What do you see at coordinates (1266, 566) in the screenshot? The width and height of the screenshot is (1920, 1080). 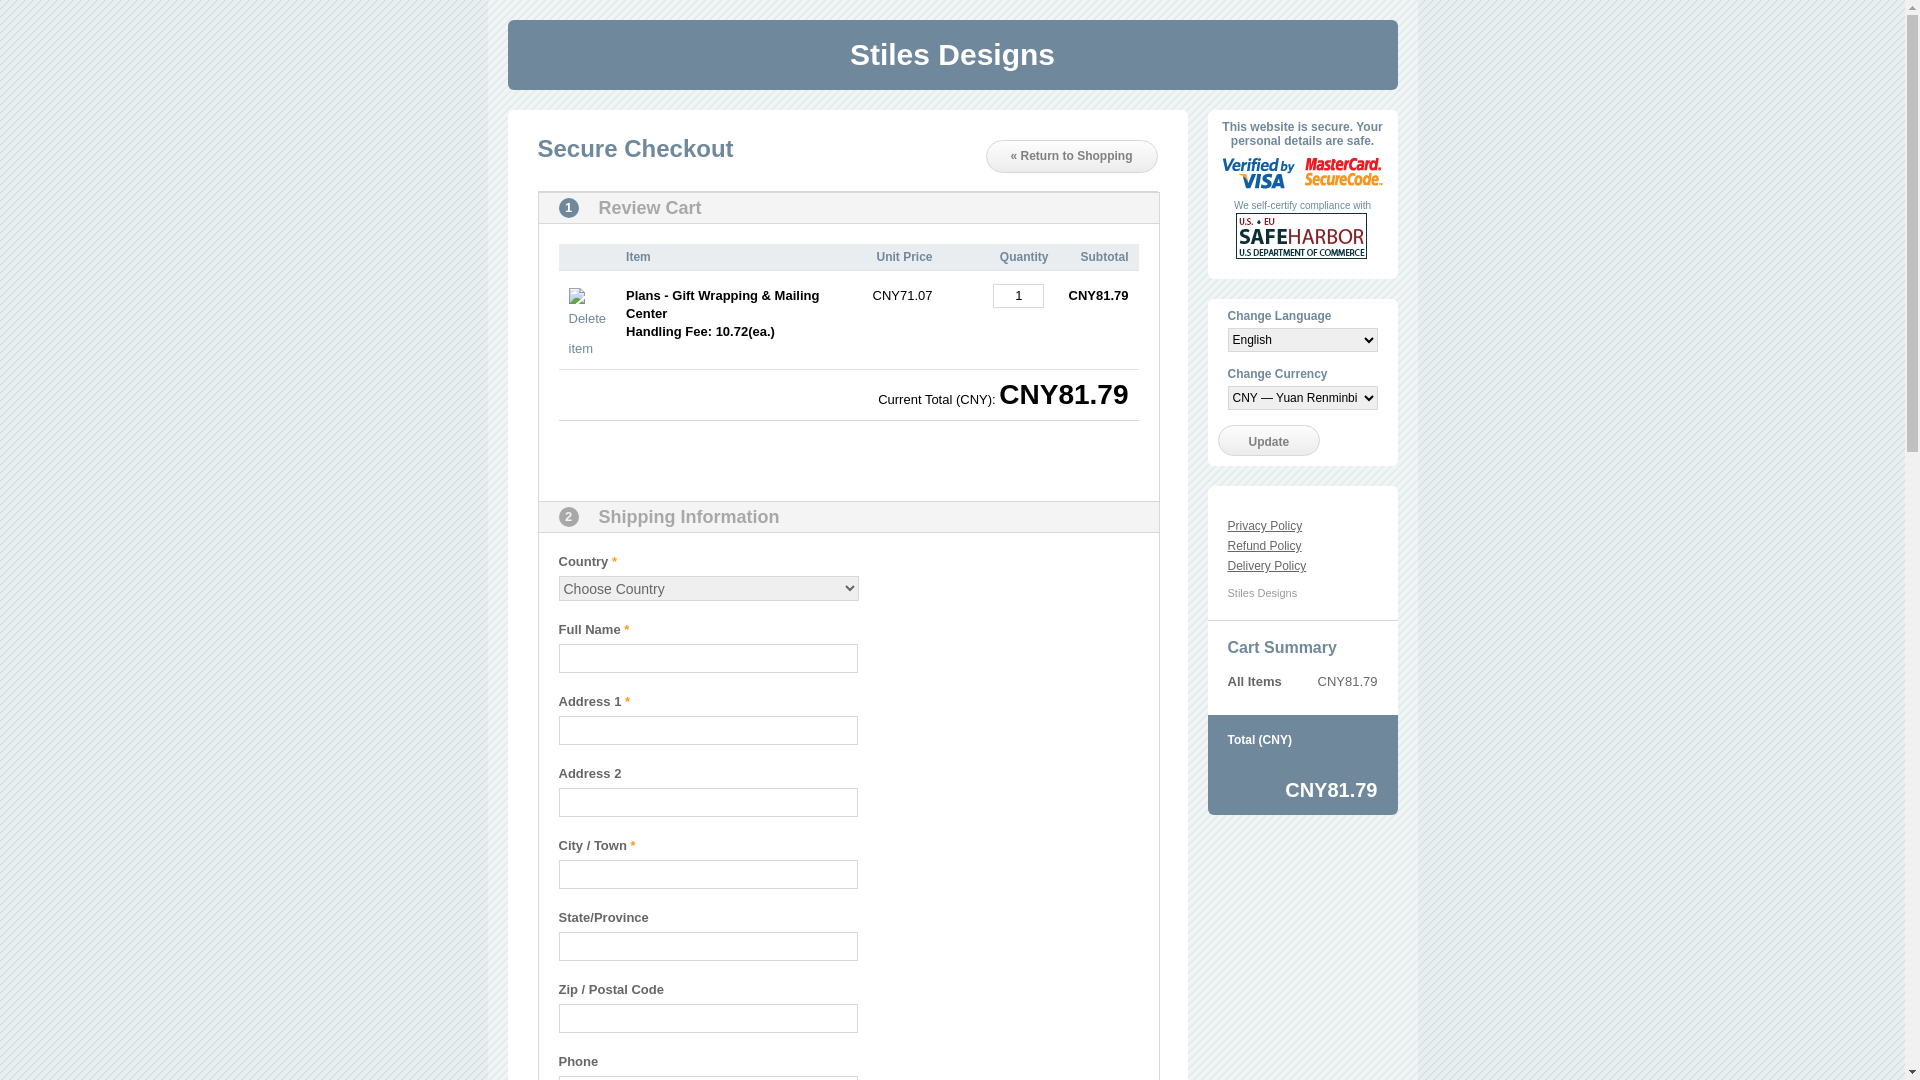 I see `'Delivery Policy'` at bounding box center [1266, 566].